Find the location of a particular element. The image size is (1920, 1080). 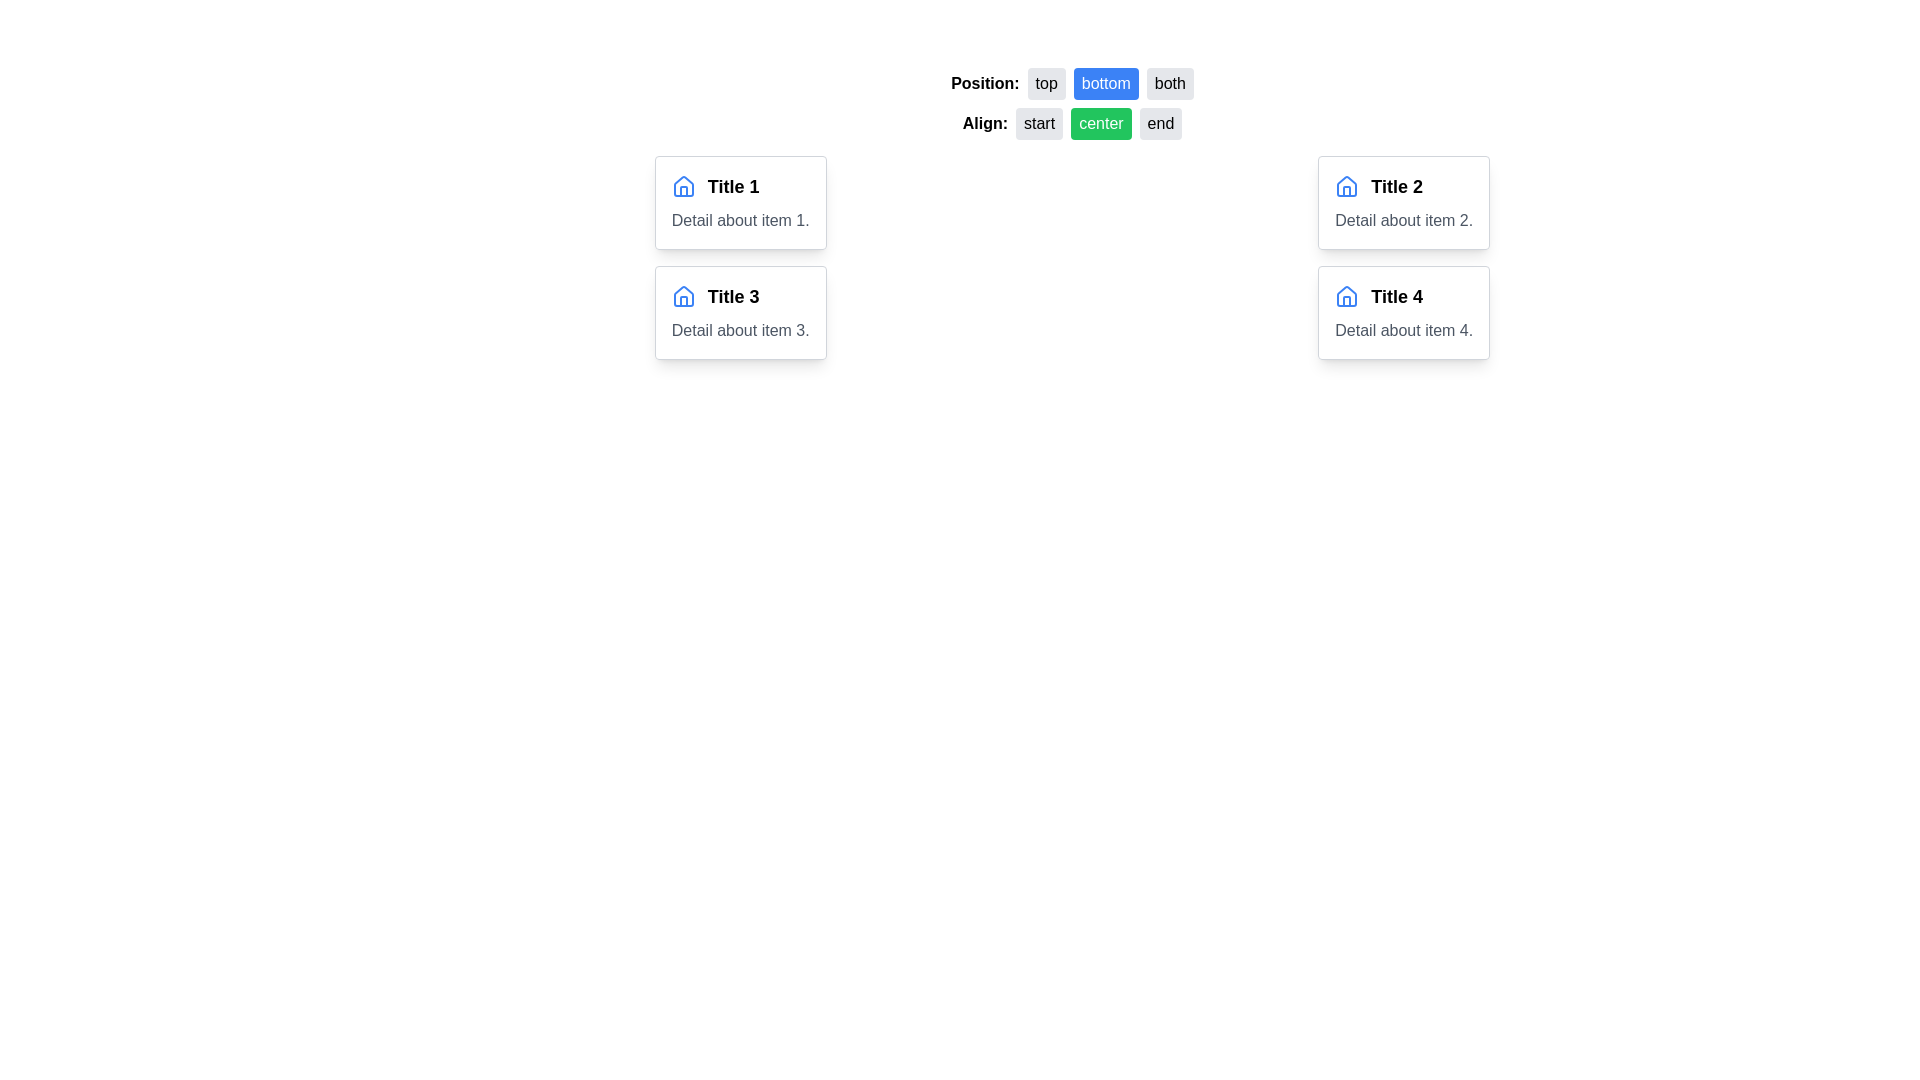

text label that provides a title or heading for the content of the second card in the right column, which summarizes the subject matter of the section is located at coordinates (1396, 186).